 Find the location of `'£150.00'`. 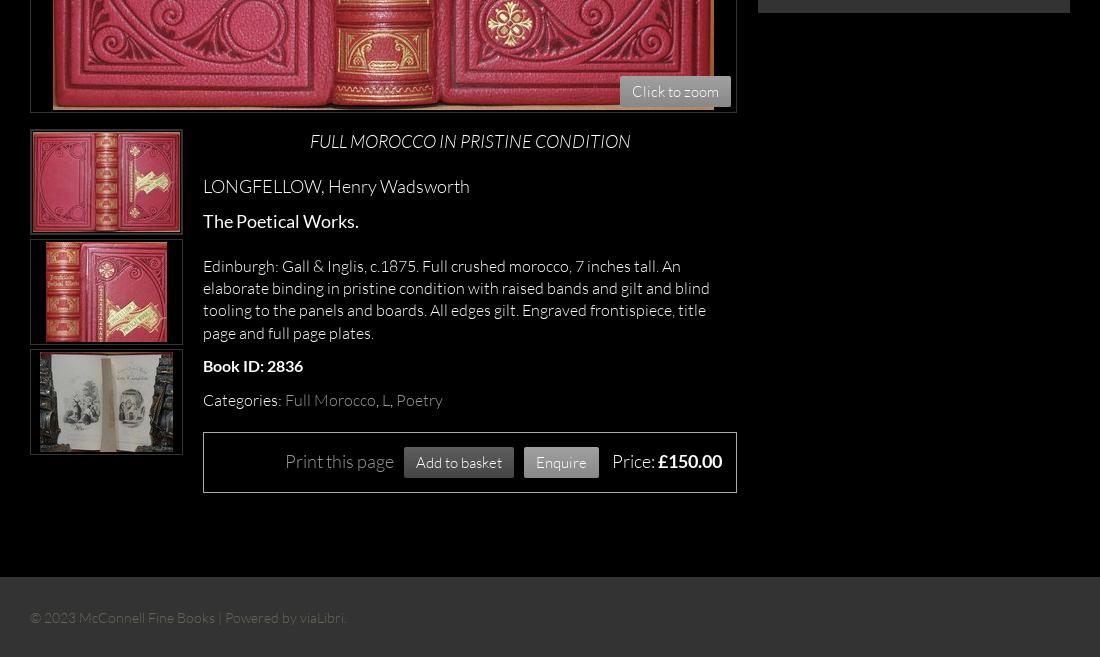

'£150.00' is located at coordinates (689, 460).